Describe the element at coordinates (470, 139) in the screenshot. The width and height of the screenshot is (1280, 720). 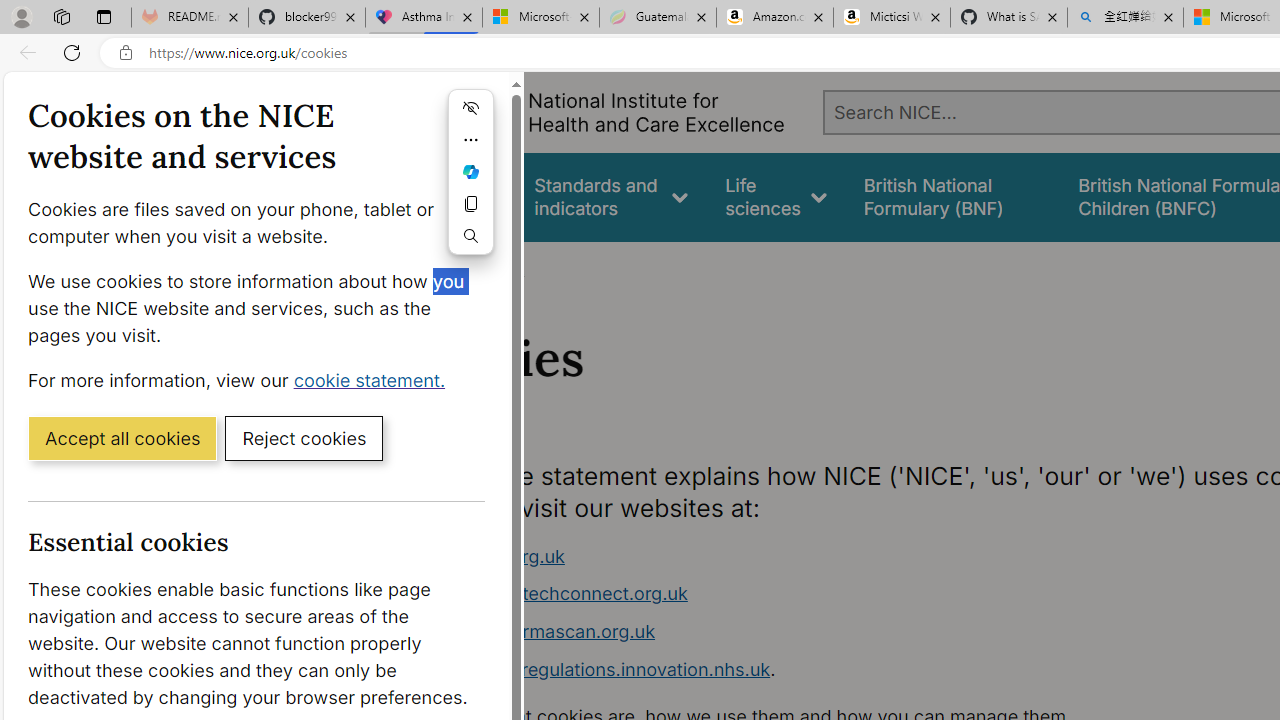
I see `'More actions'` at that location.